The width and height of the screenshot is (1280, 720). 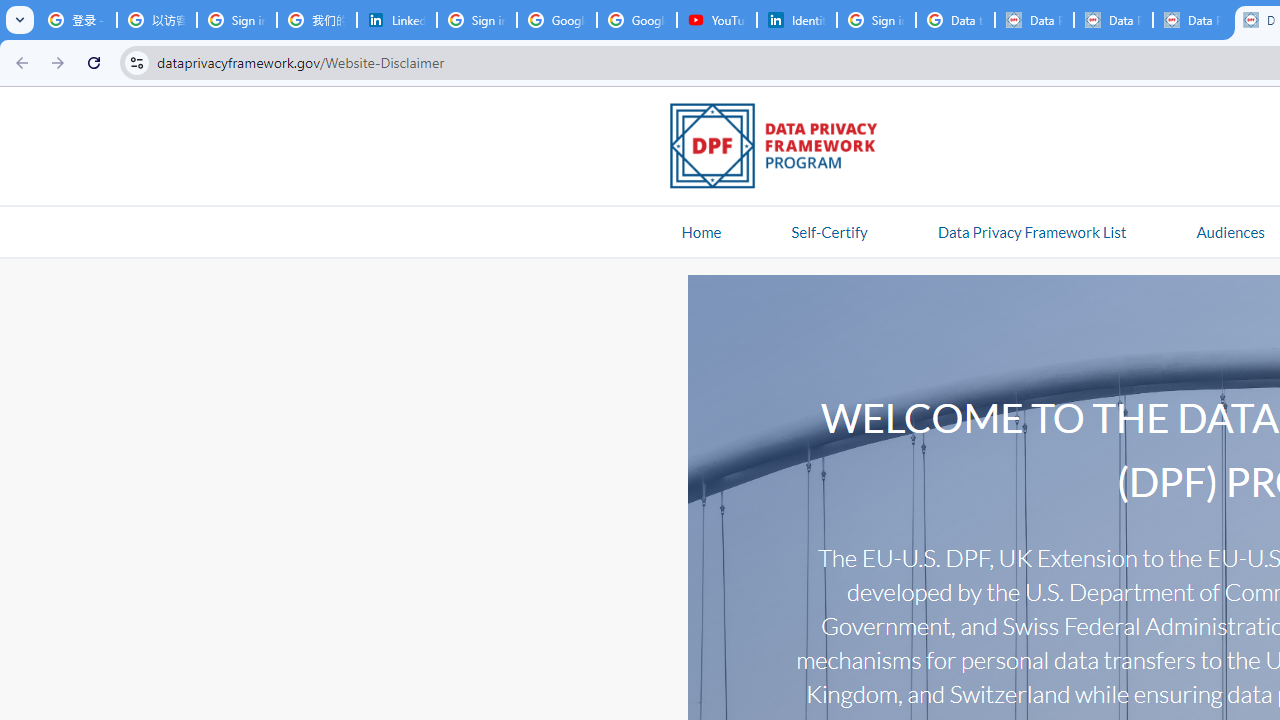 I want to click on 'Self-Certify', so click(x=829, y=230).